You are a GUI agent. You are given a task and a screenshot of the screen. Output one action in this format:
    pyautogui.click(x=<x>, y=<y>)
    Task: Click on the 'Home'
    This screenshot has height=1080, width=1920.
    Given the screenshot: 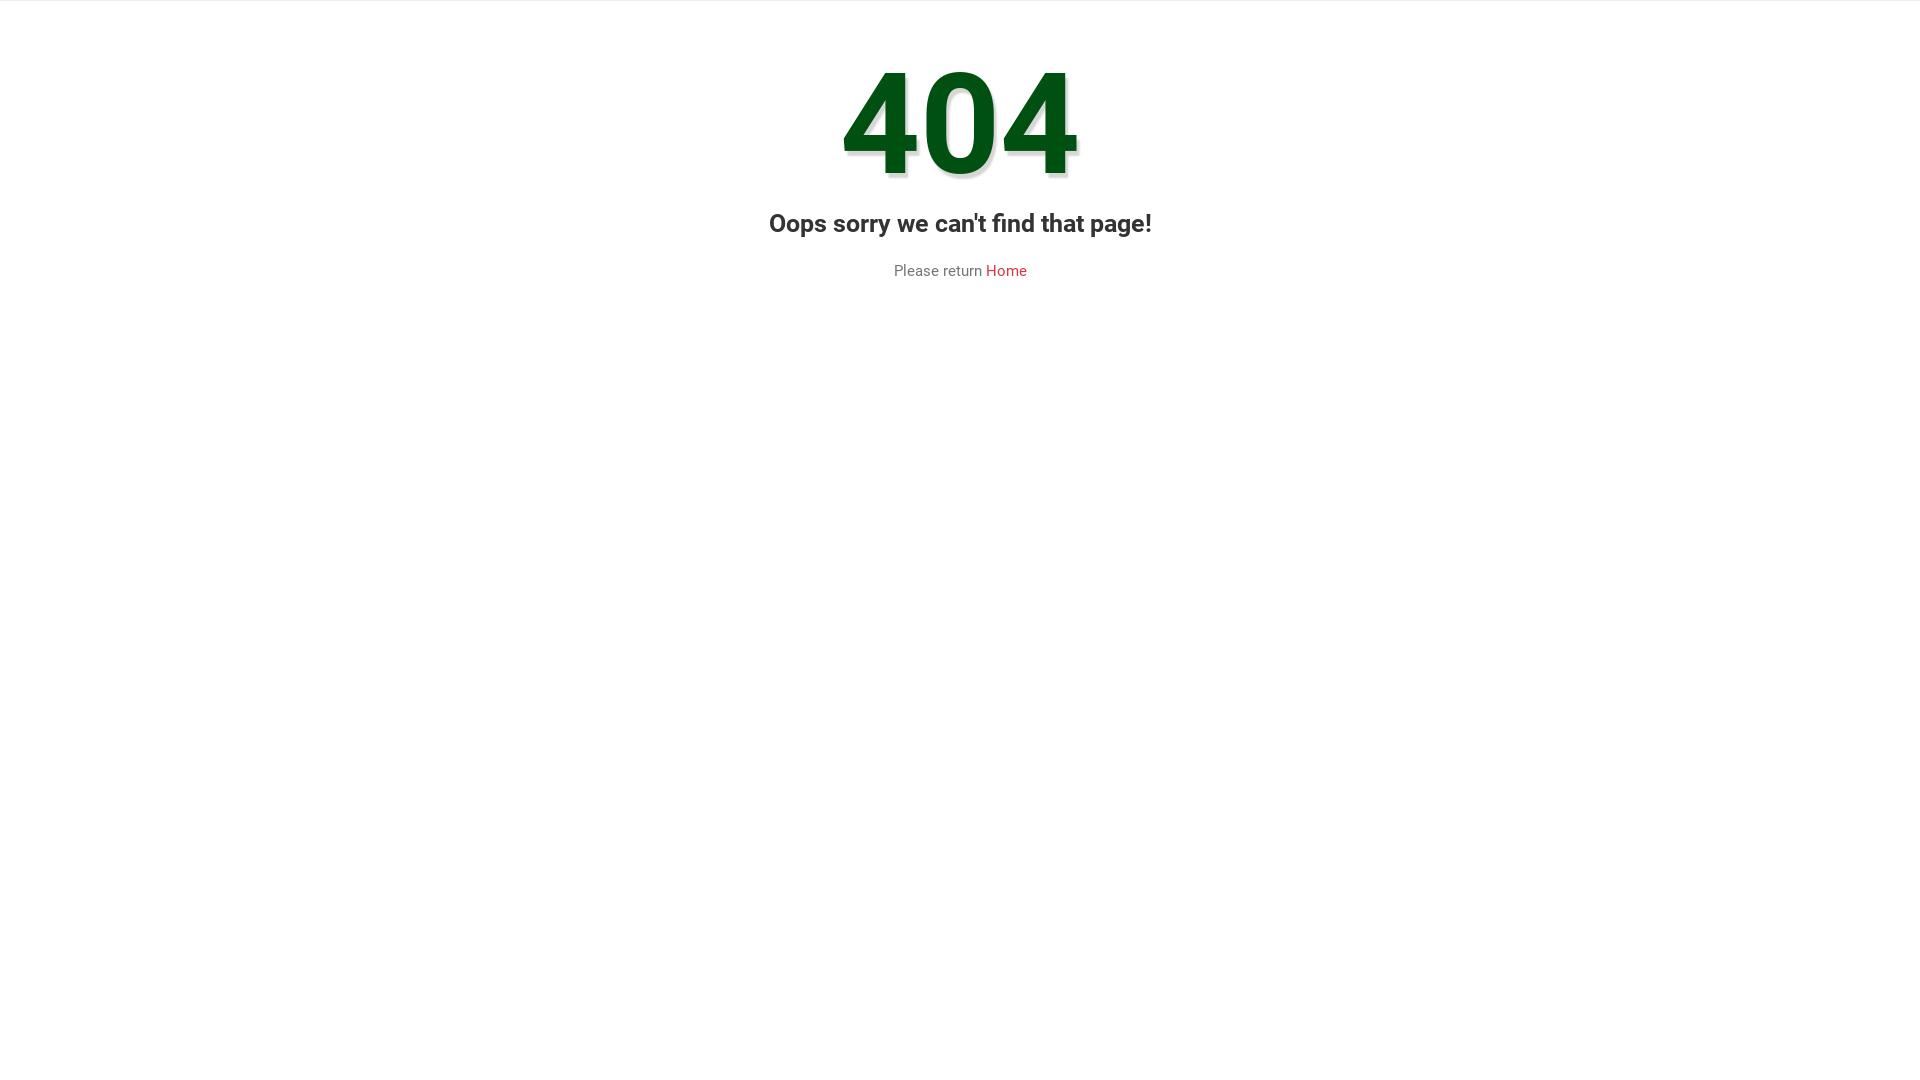 What is the action you would take?
    pyautogui.click(x=1006, y=270)
    